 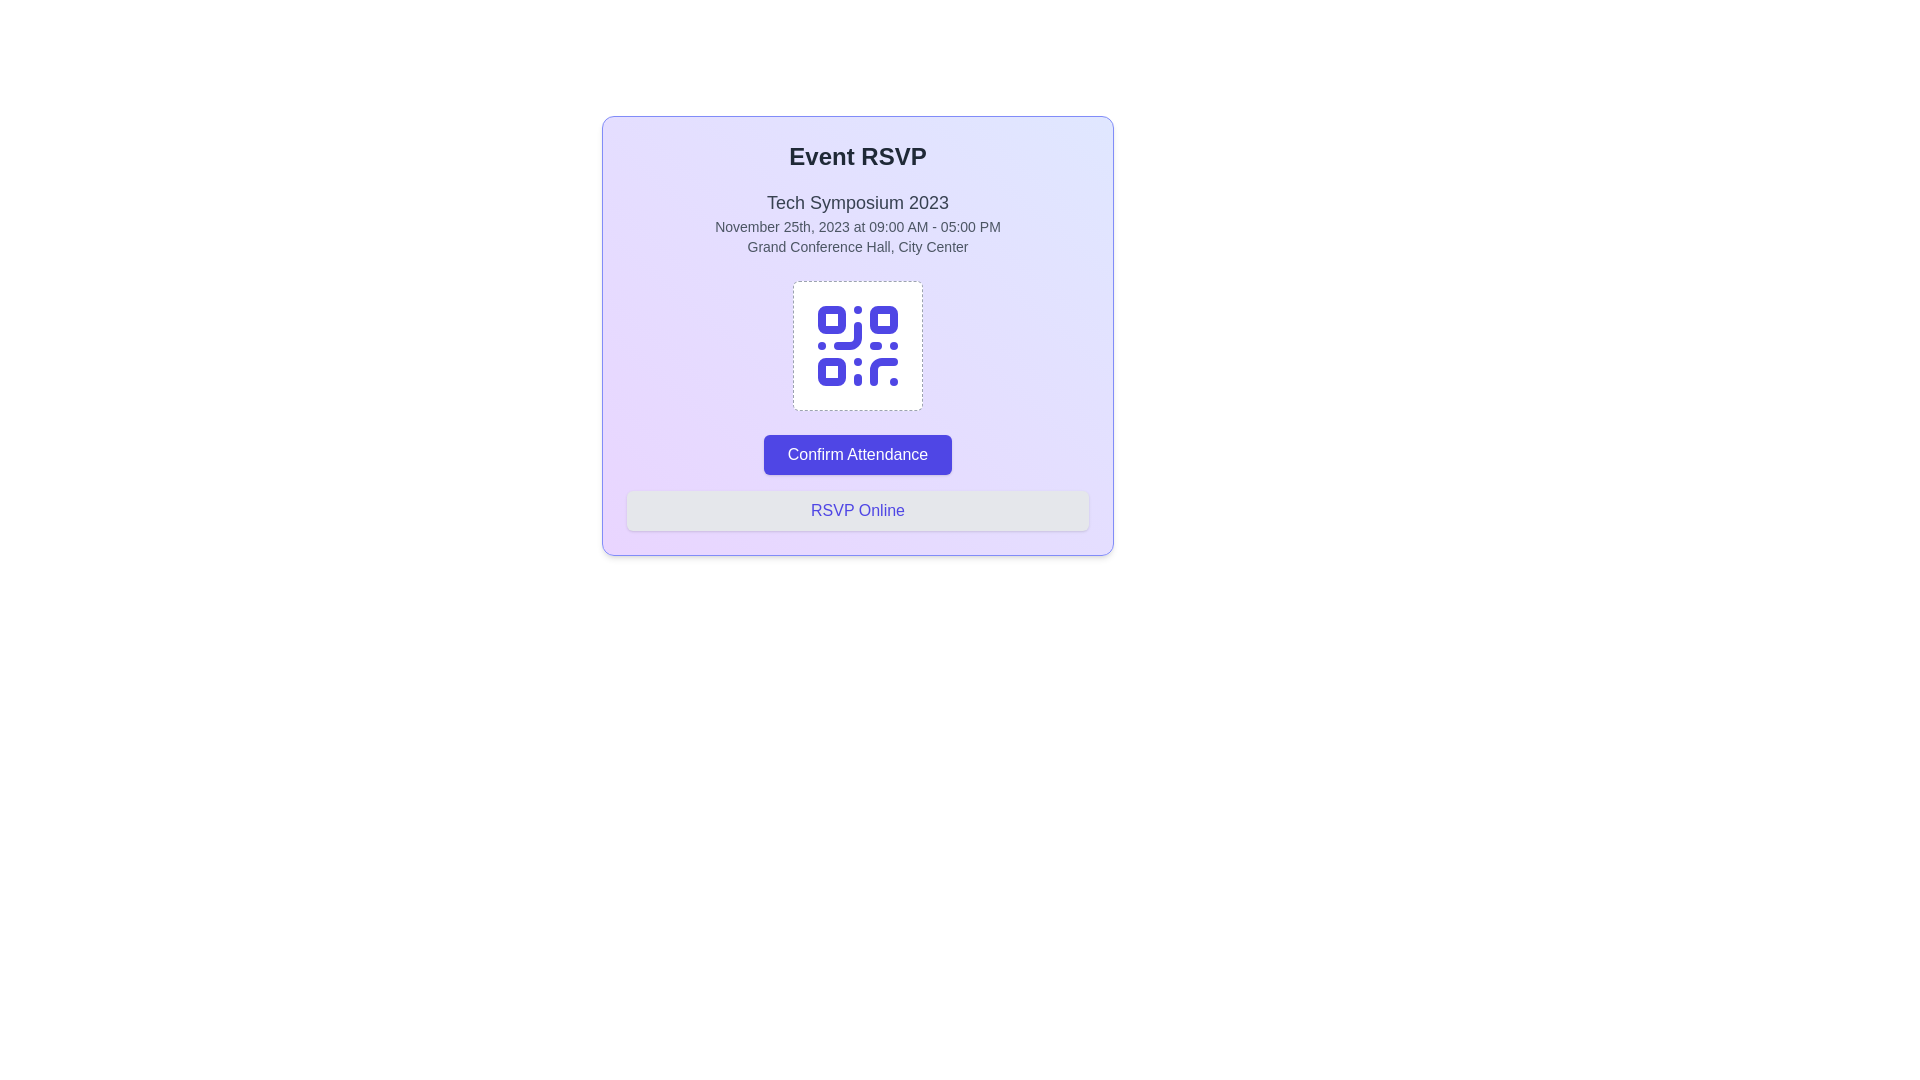 What do you see at coordinates (858, 223) in the screenshot?
I see `the Text content block that provides the title, date, time, and location of an event, located directly beneath the heading 'Event RSVP'` at bounding box center [858, 223].